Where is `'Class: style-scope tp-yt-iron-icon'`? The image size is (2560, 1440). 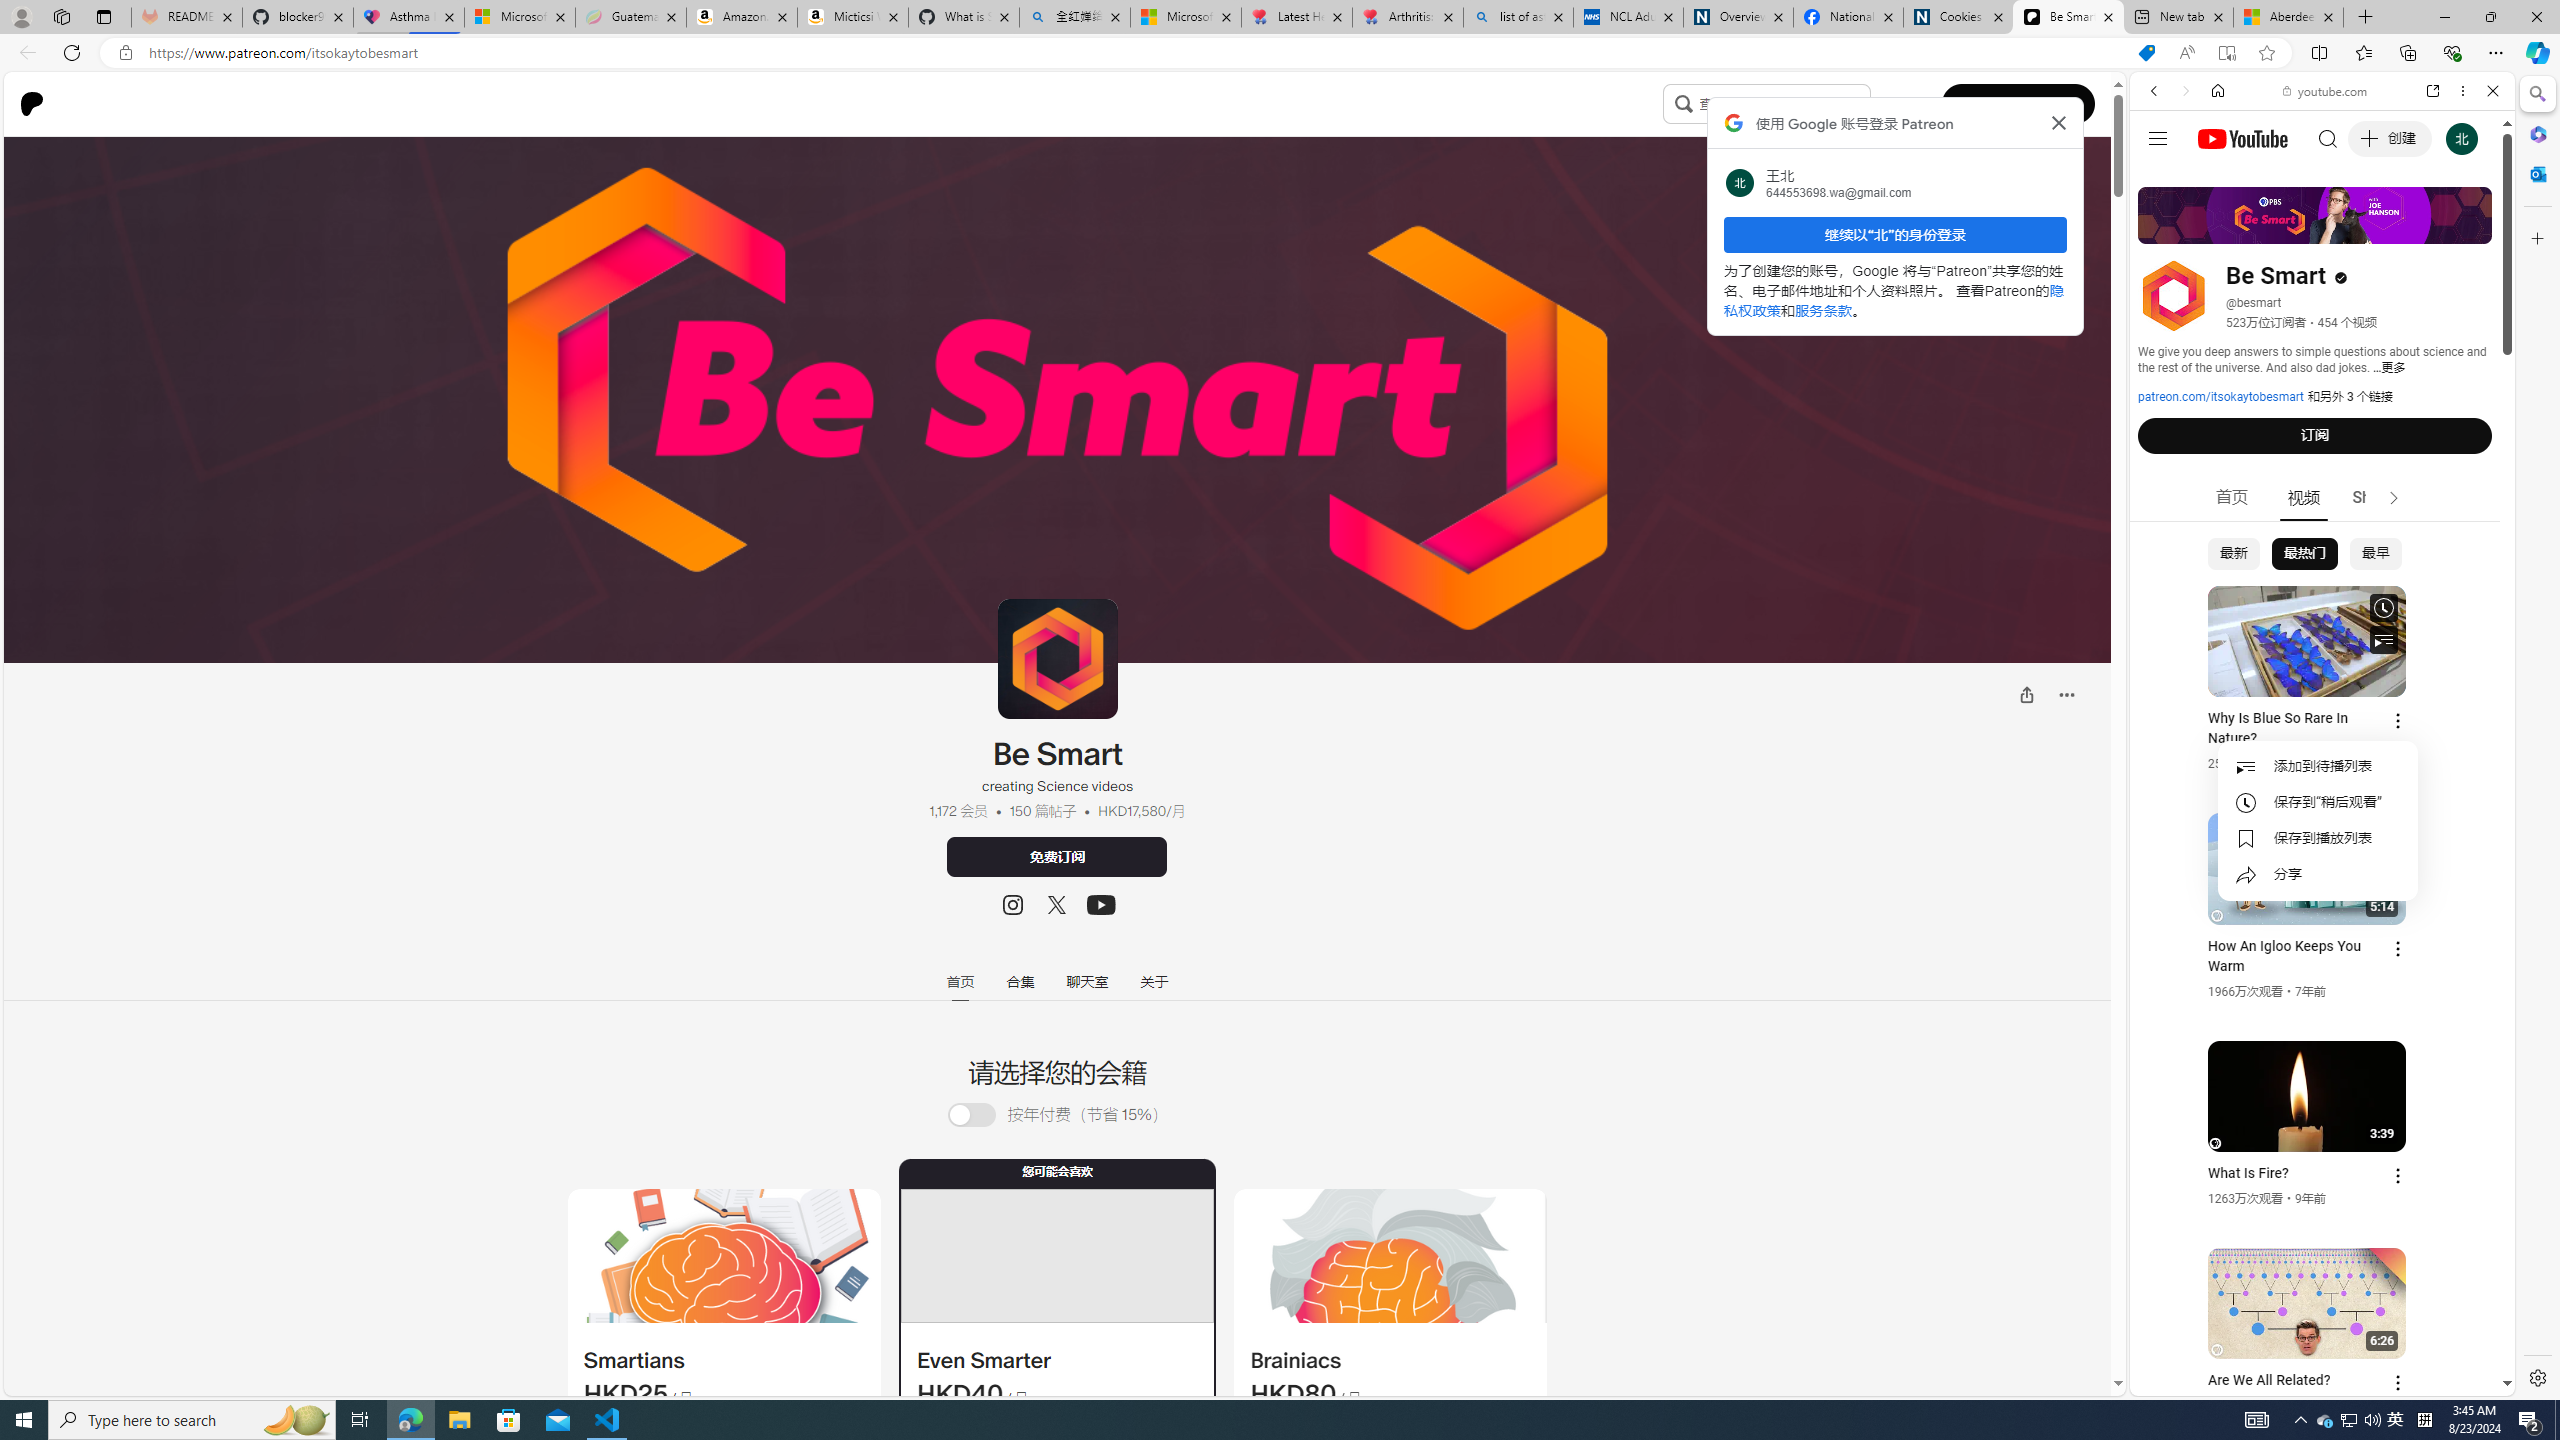
'Class: style-scope tp-yt-iron-icon' is located at coordinates (2392, 497).